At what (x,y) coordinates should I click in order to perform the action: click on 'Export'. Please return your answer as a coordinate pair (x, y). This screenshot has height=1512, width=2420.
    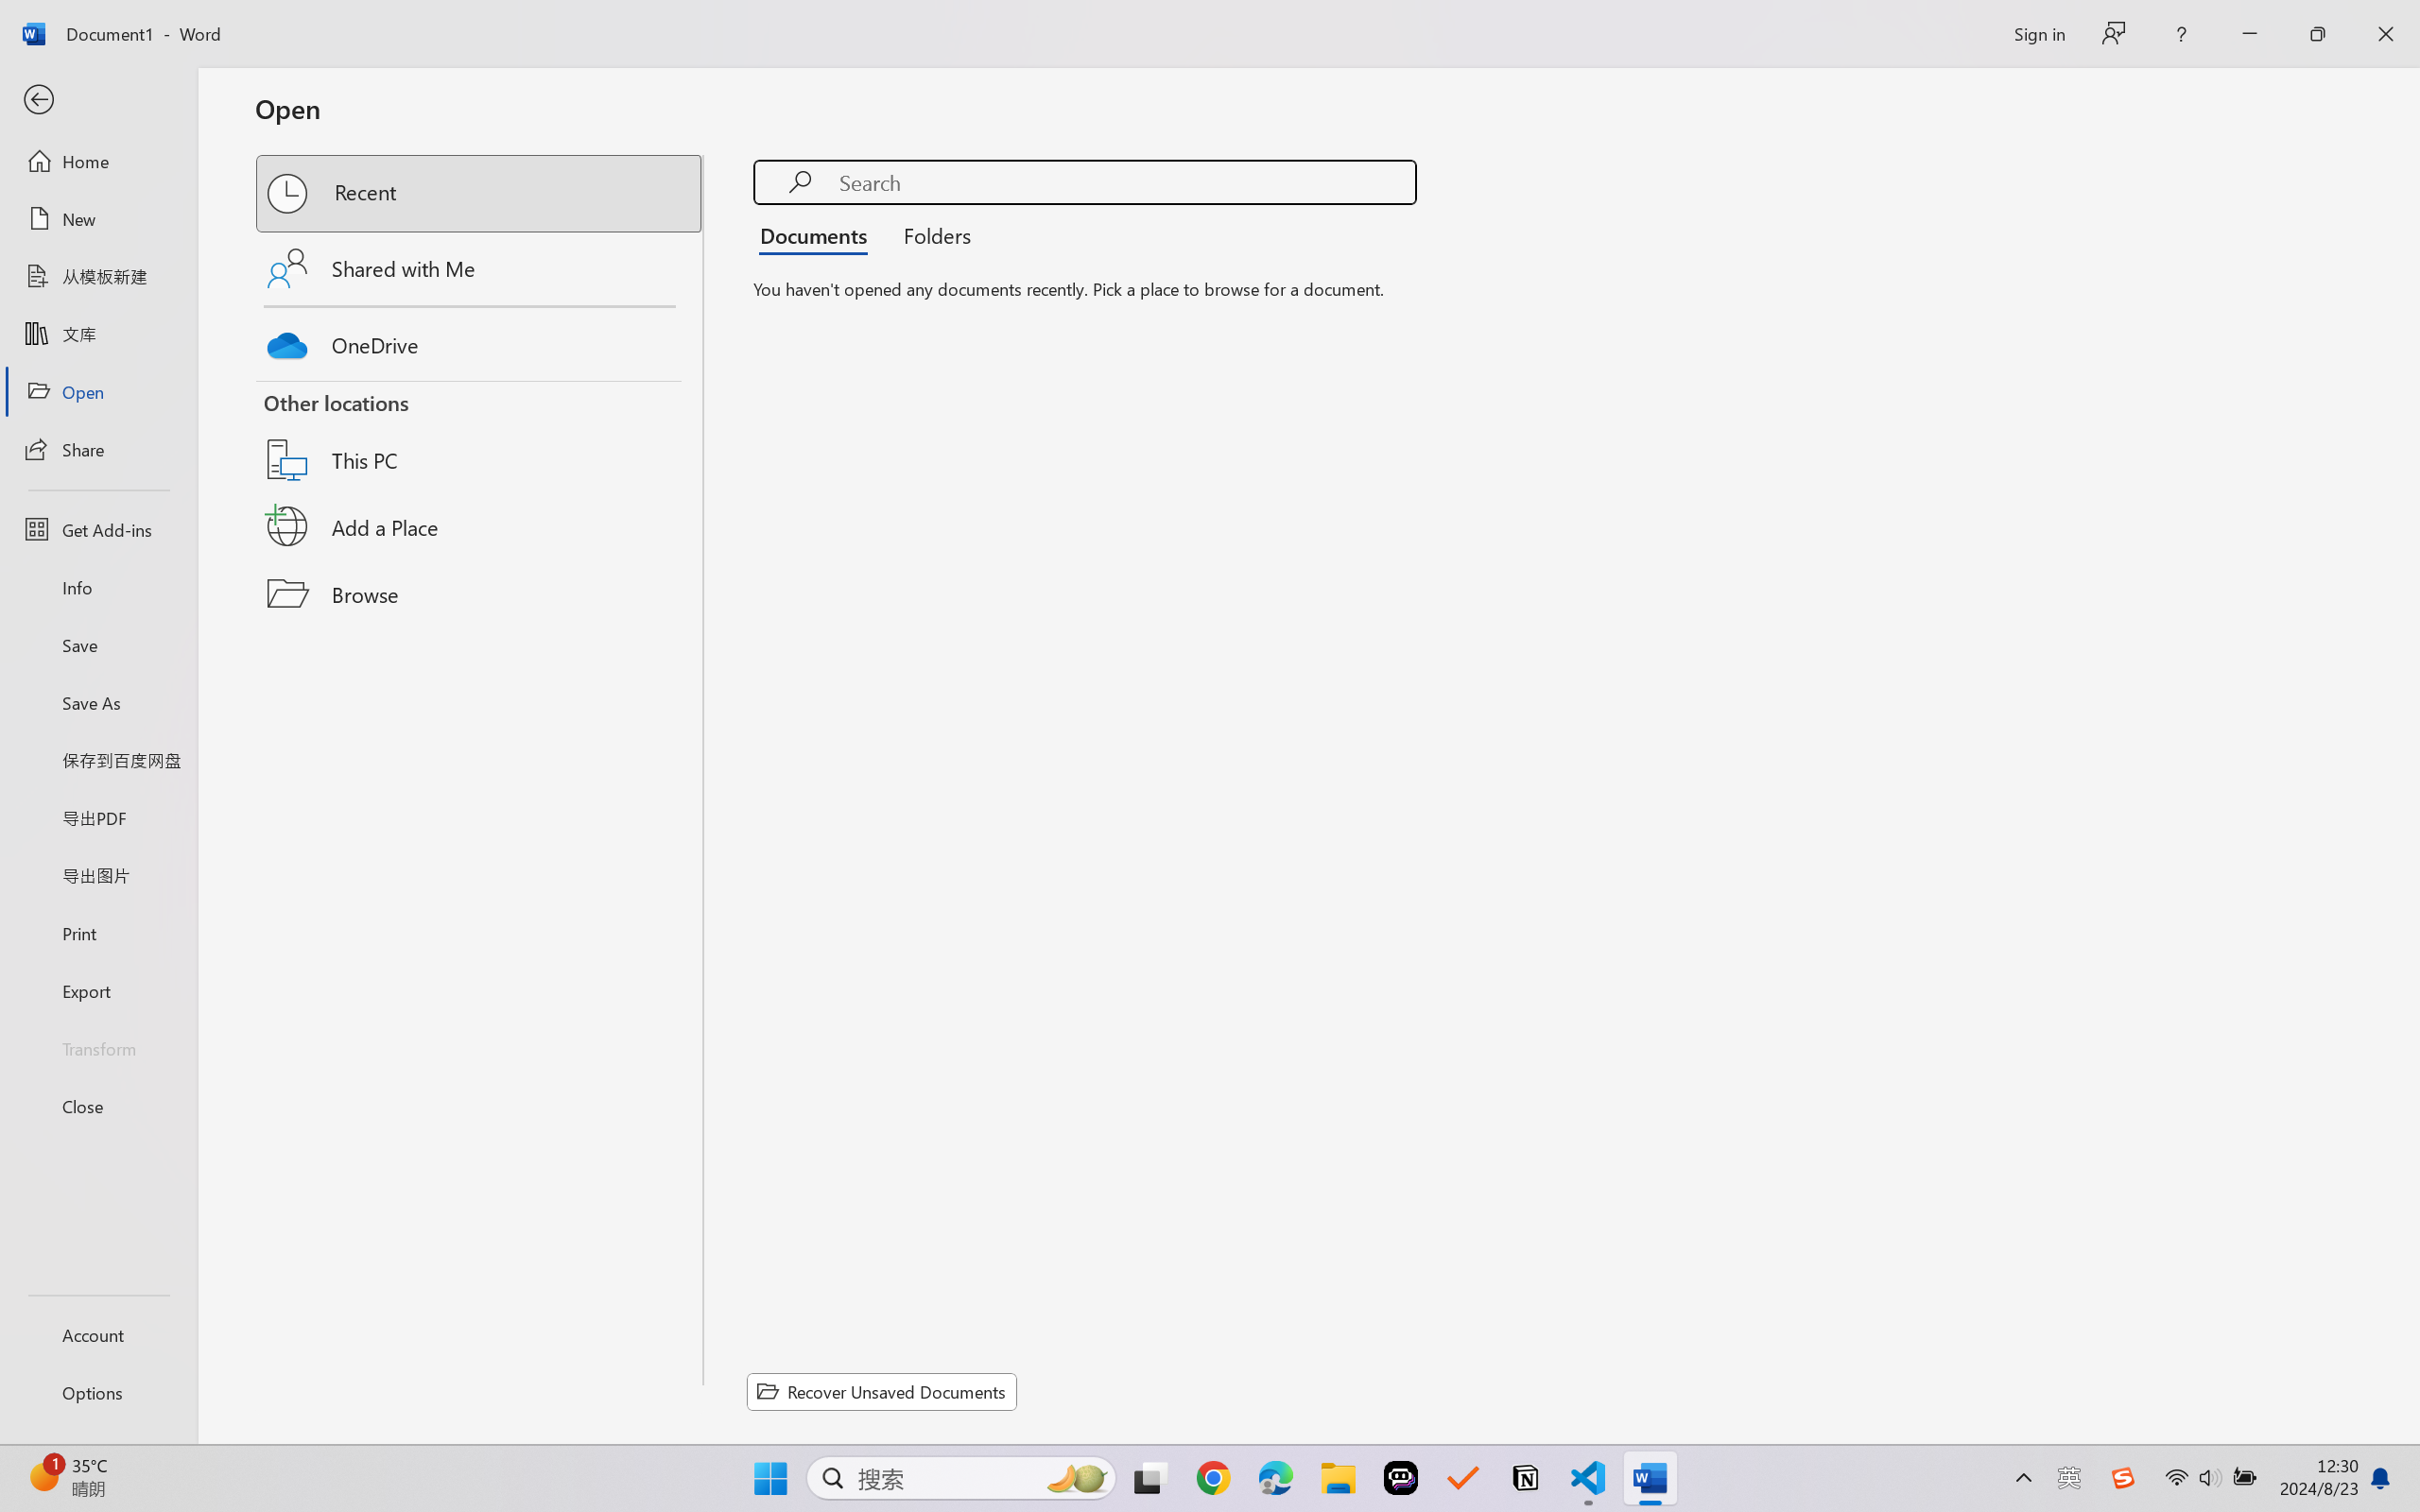
    Looking at the image, I should click on (97, 989).